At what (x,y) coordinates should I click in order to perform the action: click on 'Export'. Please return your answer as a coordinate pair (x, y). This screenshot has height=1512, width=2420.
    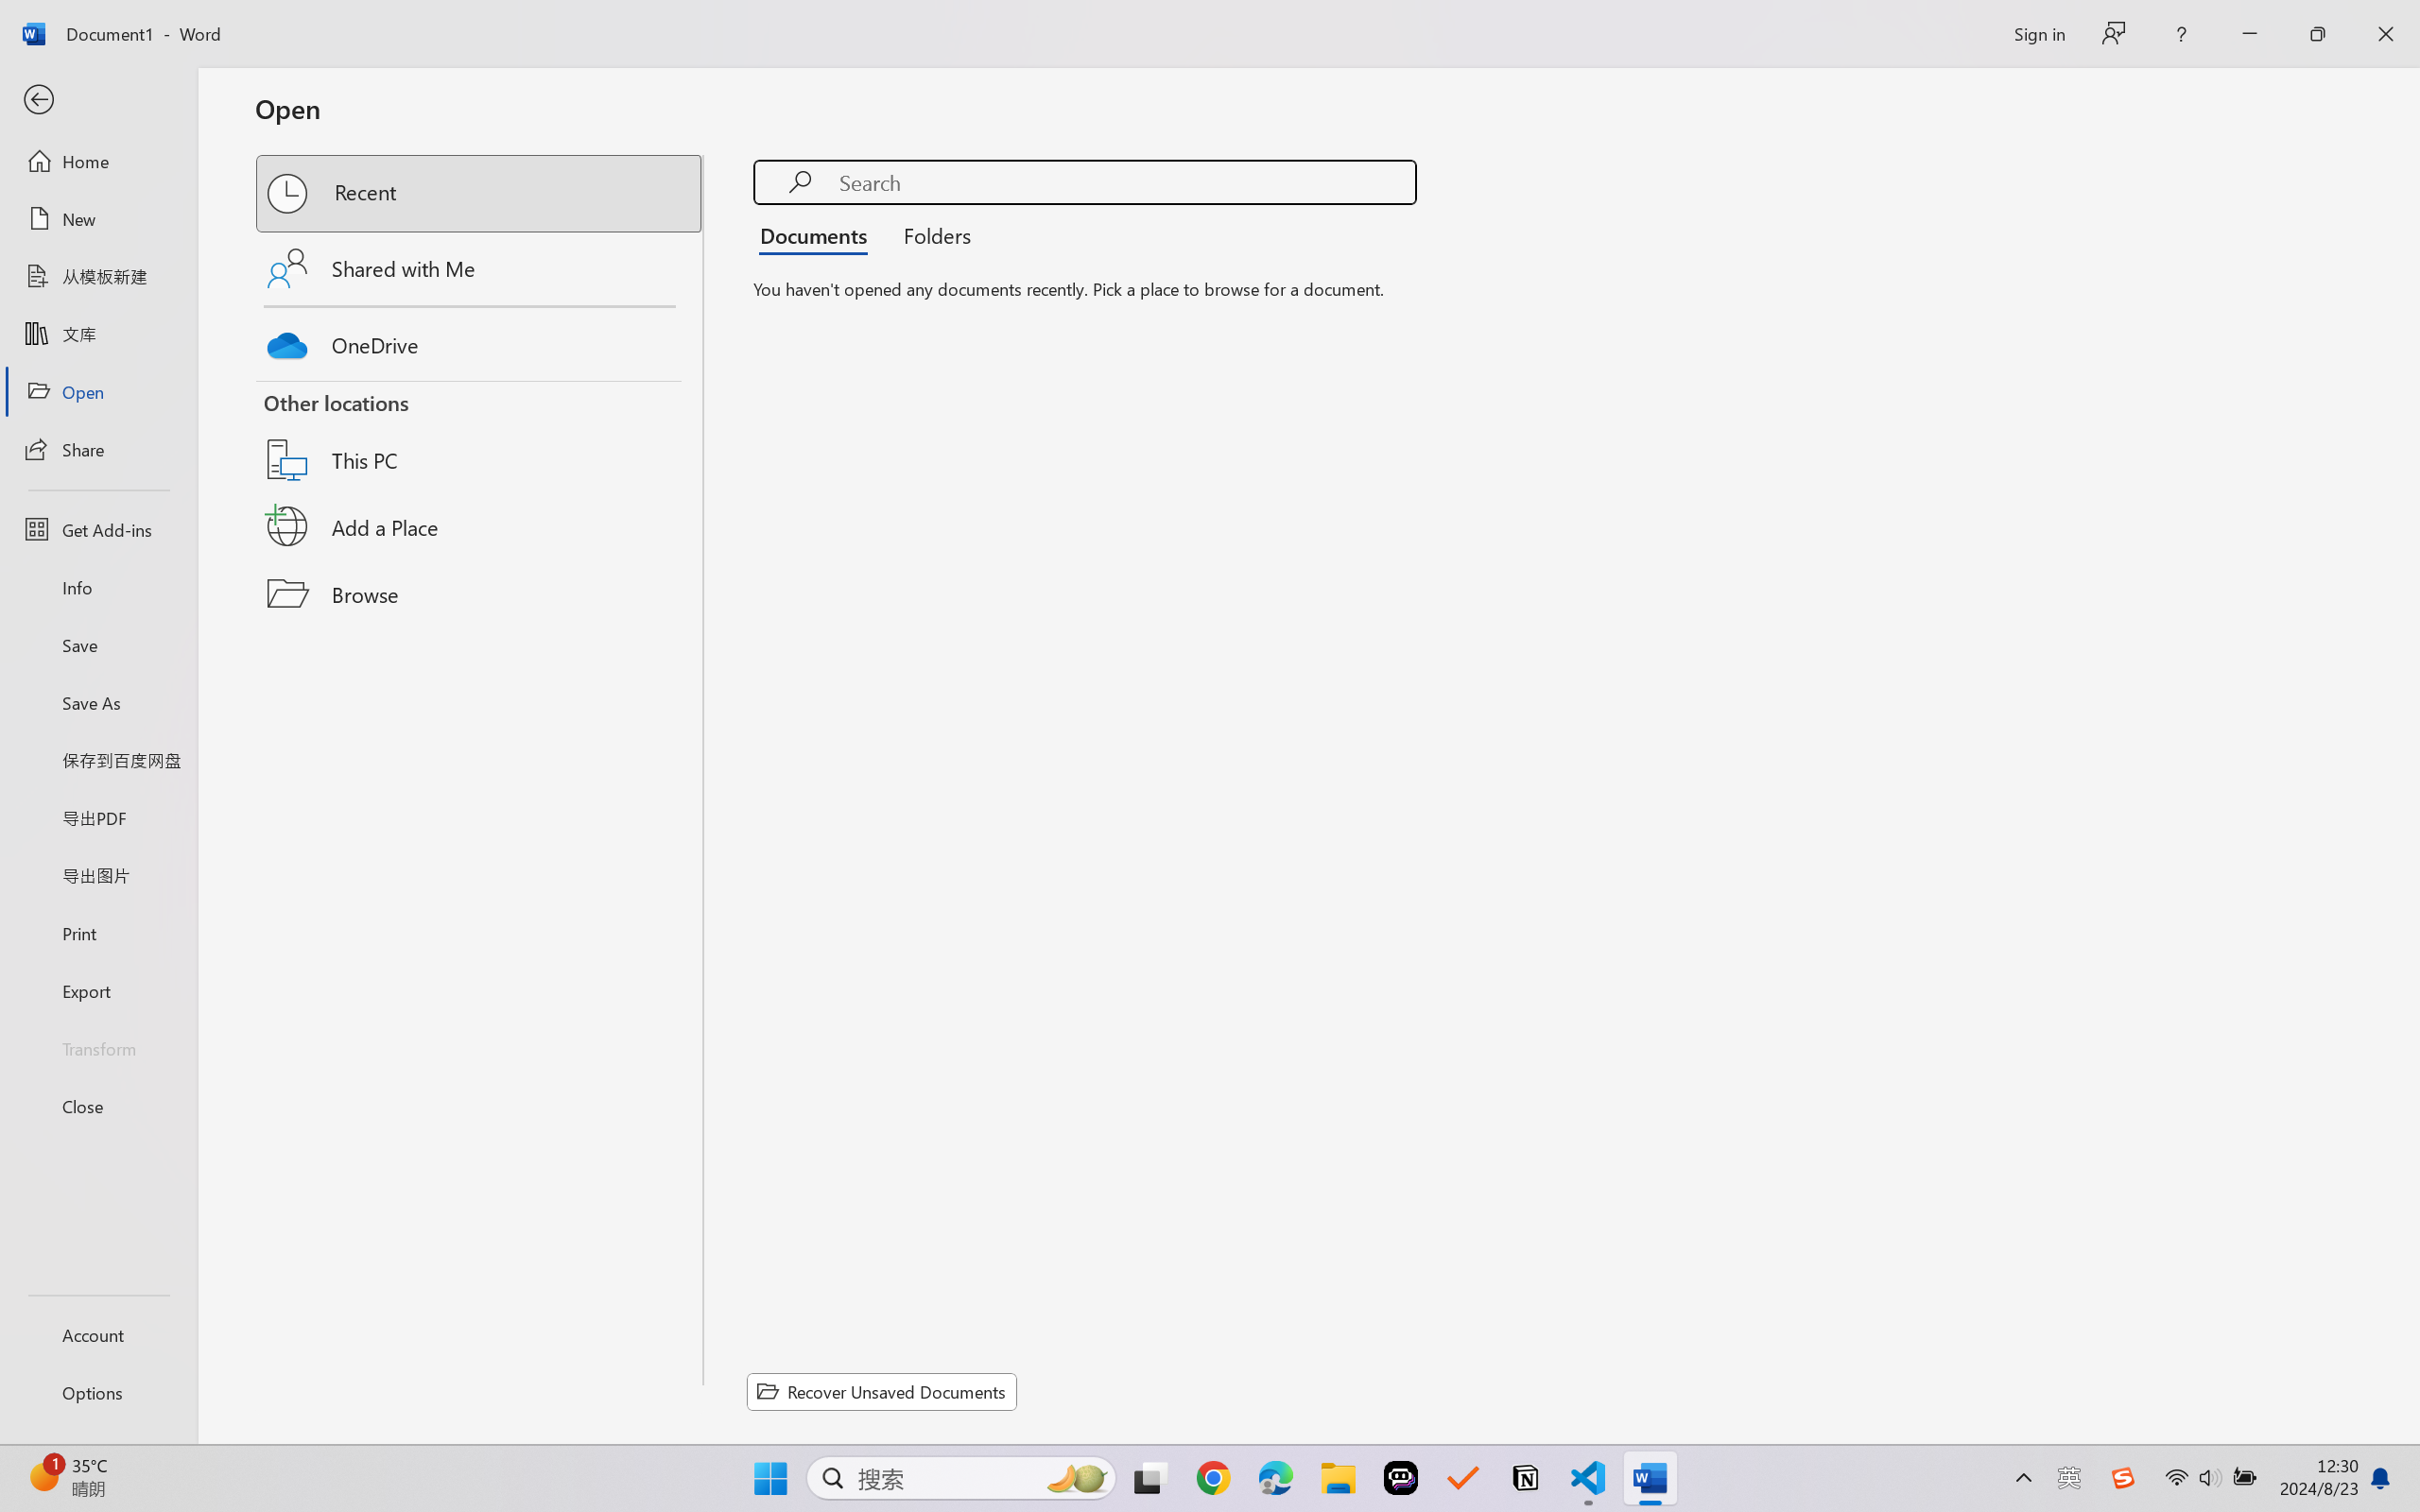
    Looking at the image, I should click on (97, 989).